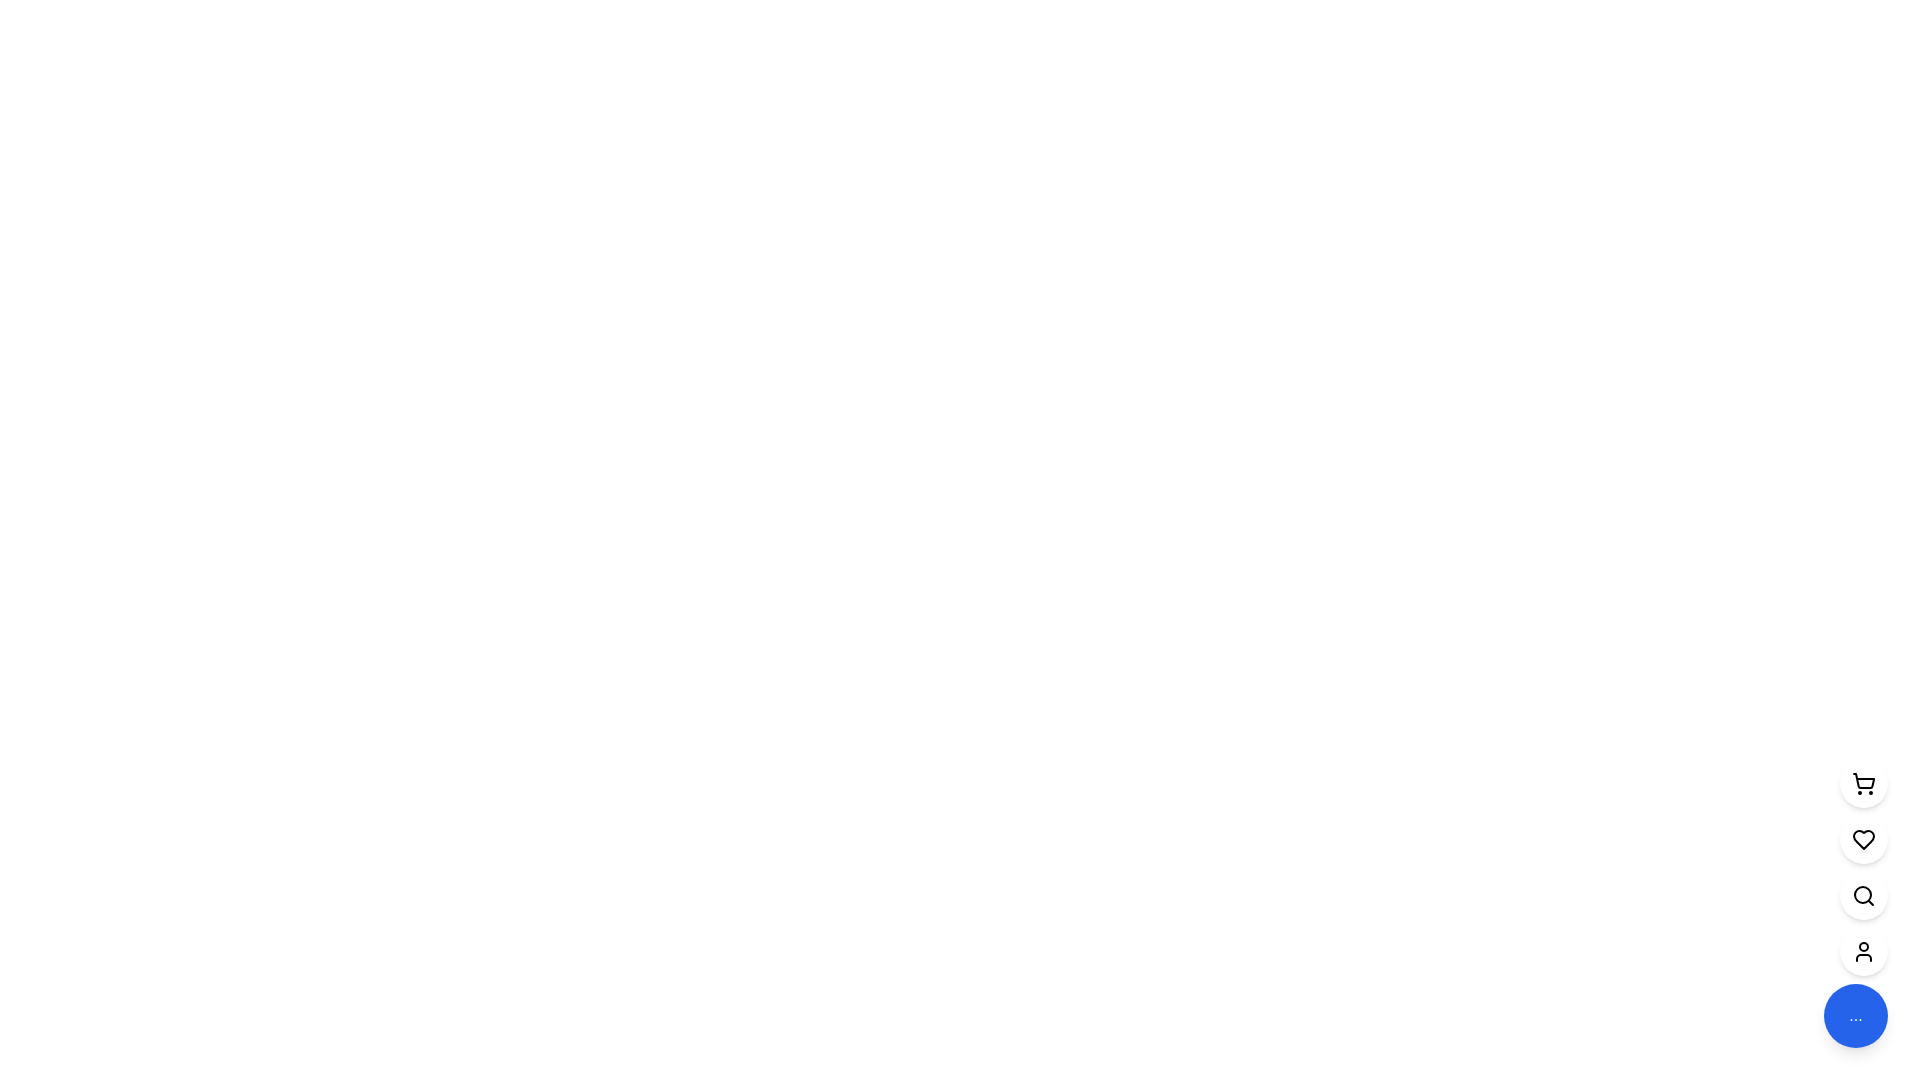  What do you see at coordinates (1862, 951) in the screenshot?
I see `the circular button with a white background and black user icon at its center` at bounding box center [1862, 951].